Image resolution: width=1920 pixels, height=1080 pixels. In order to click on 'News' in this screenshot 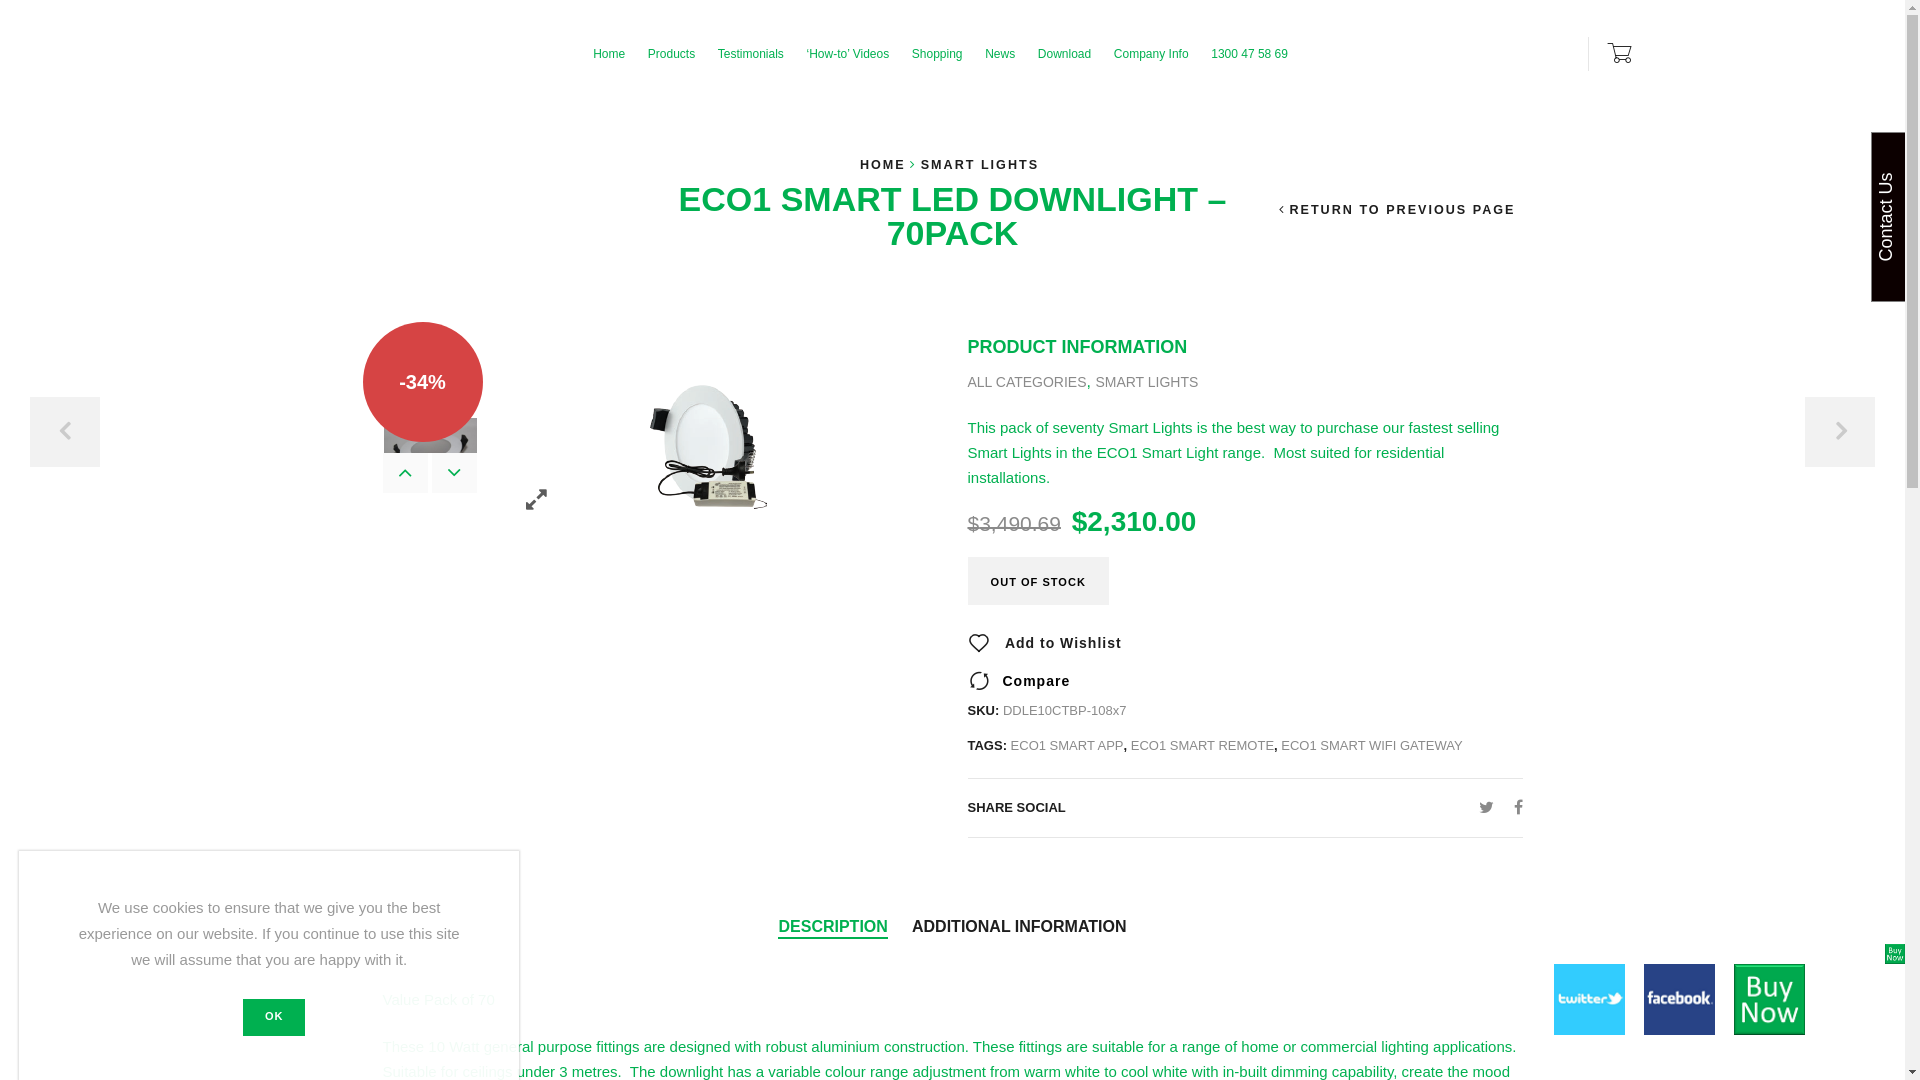, I will do `click(999, 53)`.